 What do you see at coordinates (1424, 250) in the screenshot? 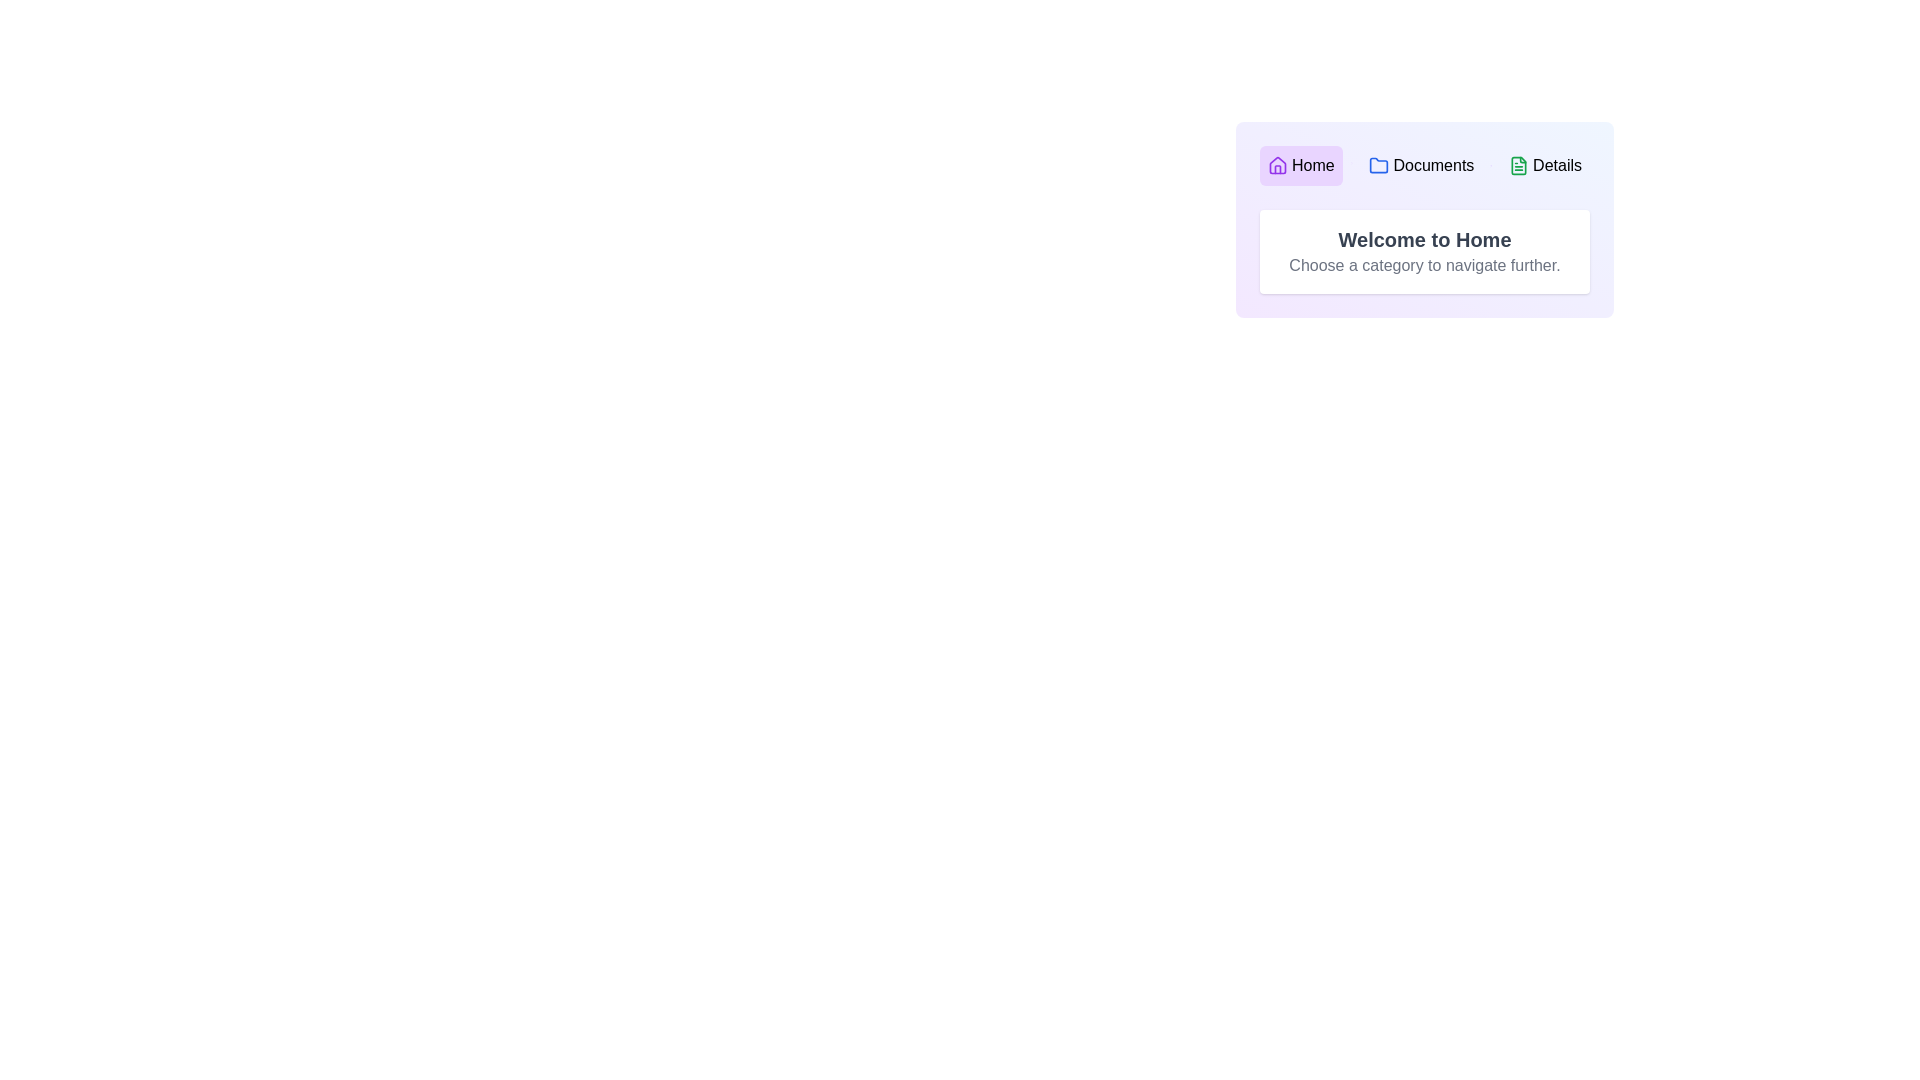
I see `text block located below the navigation bar which contains 'Welcome to Home' and 'Choose a category to navigate further.'` at bounding box center [1424, 250].